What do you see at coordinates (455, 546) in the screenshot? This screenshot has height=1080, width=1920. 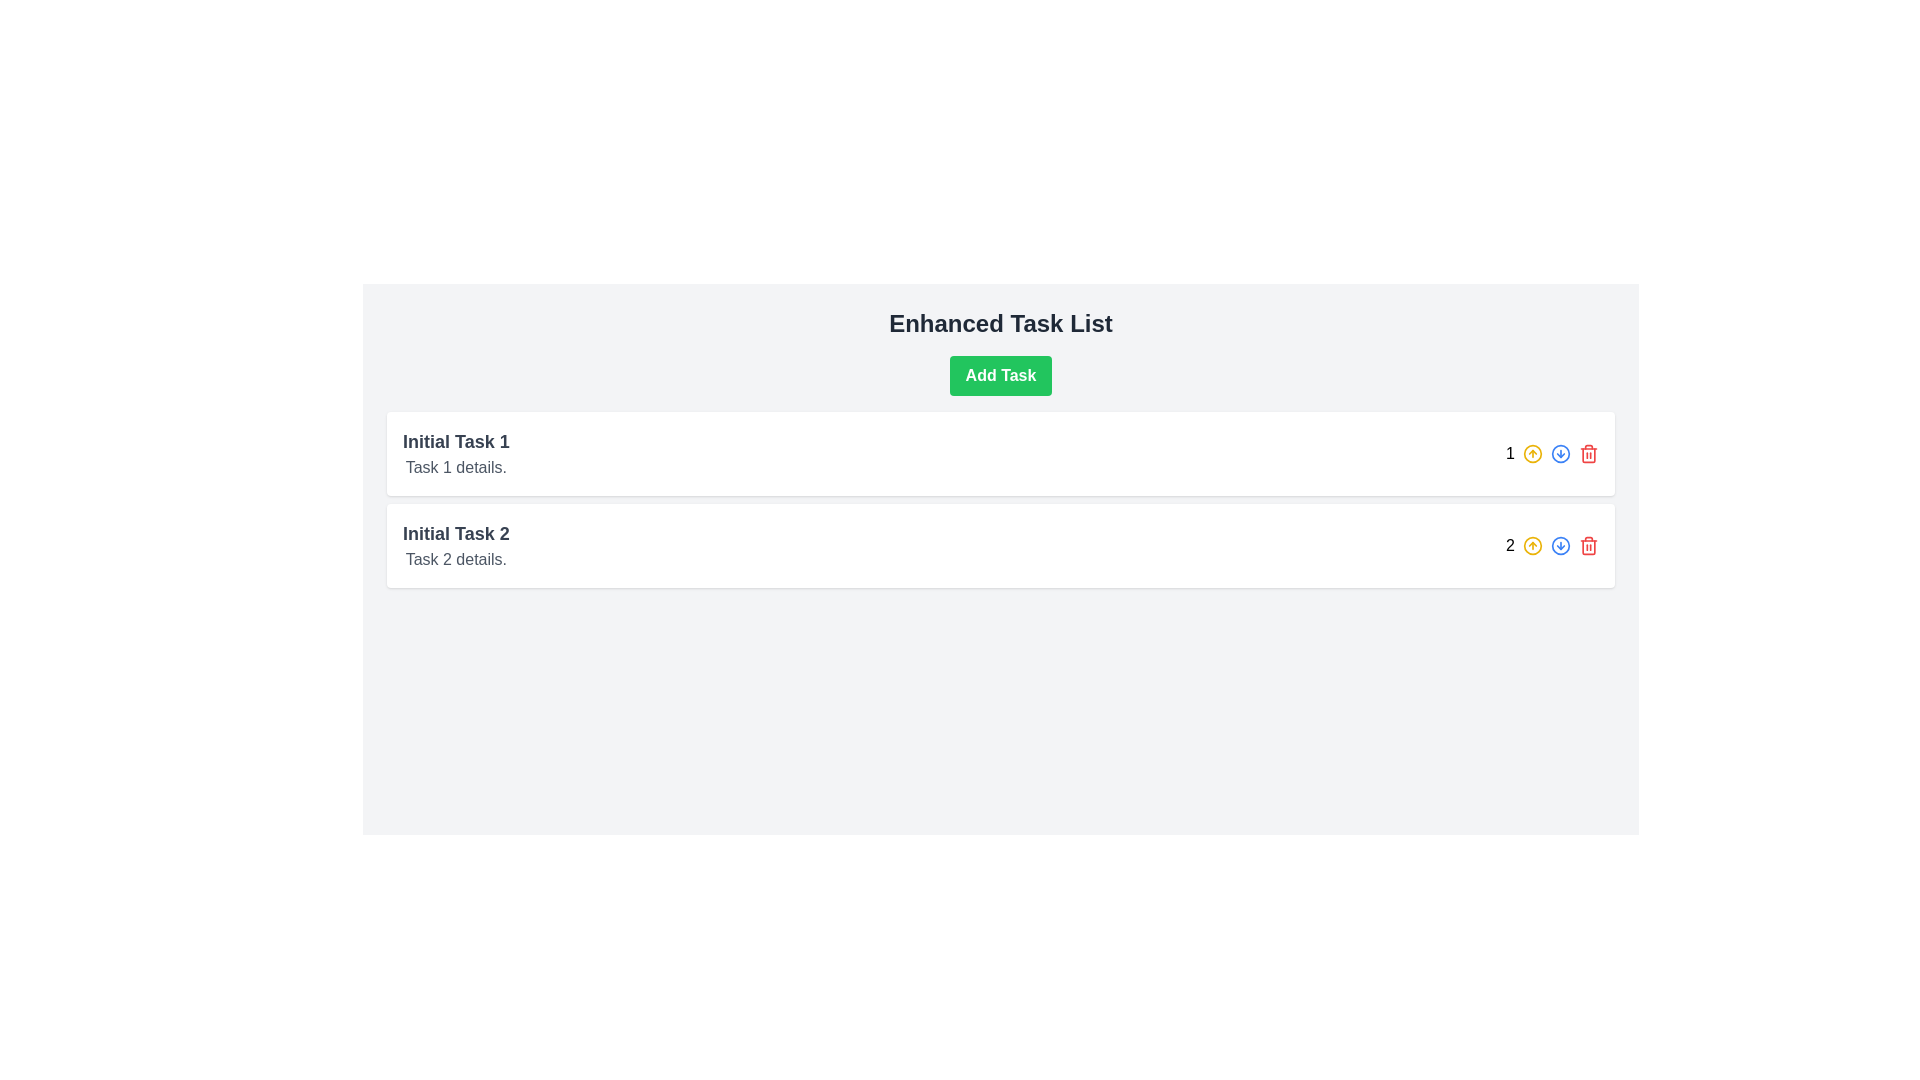 I see `the text block displaying 'Initial Task 2' and 'Task 2 details.' which is located in the second task block of the task list` at bounding box center [455, 546].